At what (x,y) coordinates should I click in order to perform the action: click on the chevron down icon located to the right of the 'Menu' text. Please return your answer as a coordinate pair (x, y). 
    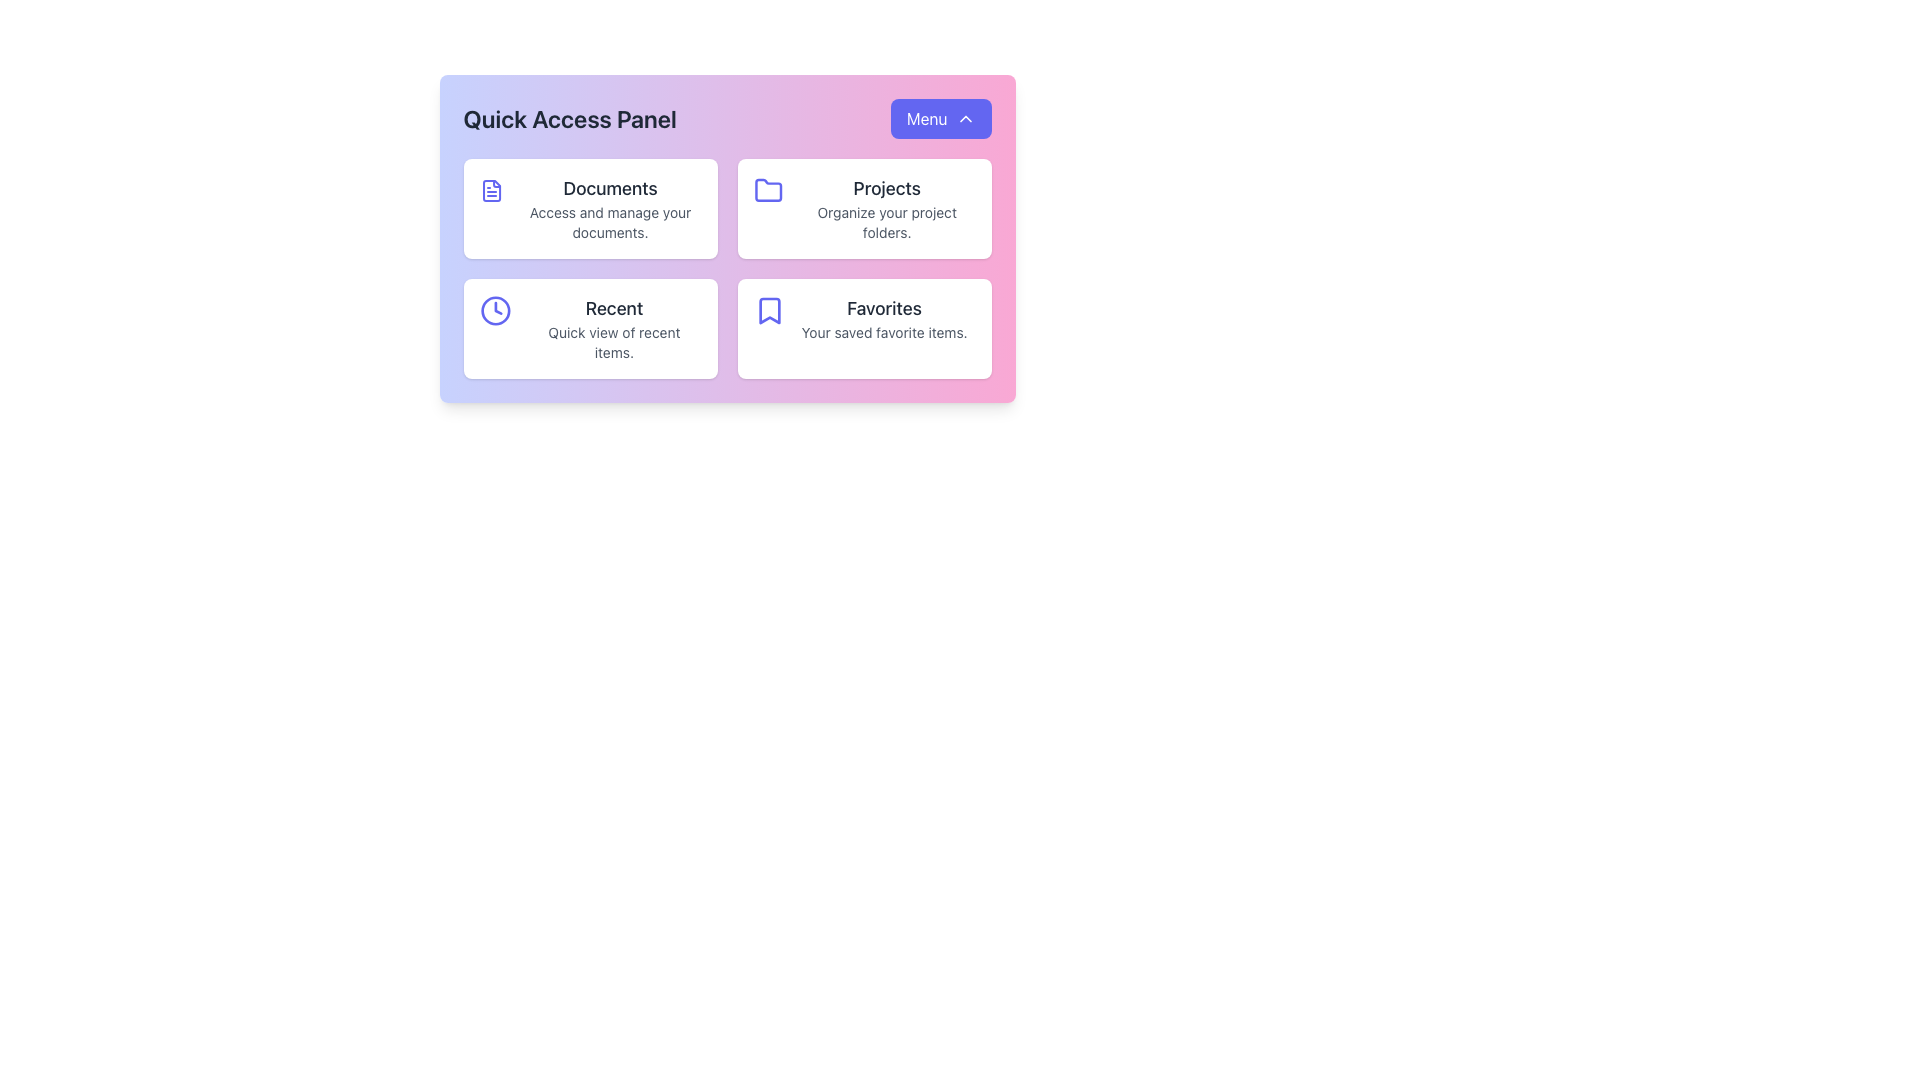
    Looking at the image, I should click on (965, 119).